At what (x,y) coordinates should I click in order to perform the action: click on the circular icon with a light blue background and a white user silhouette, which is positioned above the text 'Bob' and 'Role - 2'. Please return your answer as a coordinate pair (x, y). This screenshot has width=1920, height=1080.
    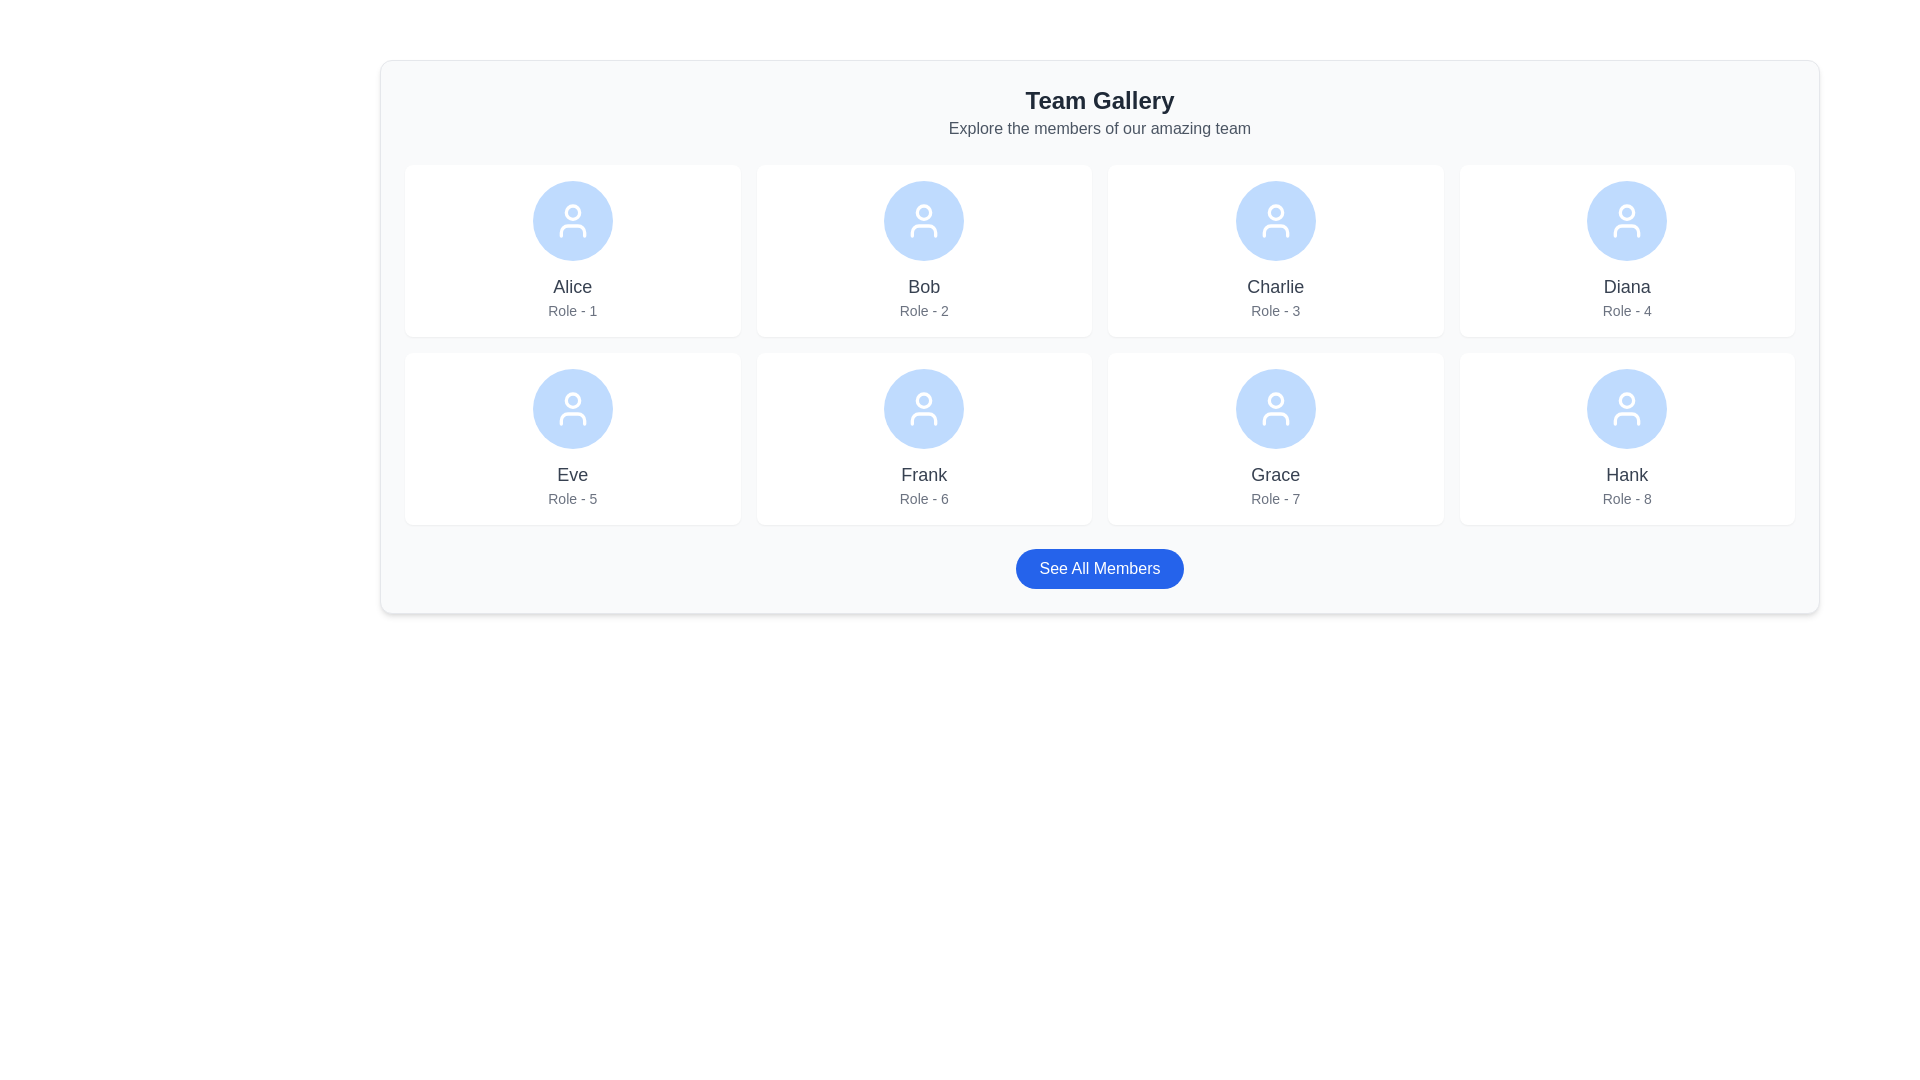
    Looking at the image, I should click on (923, 220).